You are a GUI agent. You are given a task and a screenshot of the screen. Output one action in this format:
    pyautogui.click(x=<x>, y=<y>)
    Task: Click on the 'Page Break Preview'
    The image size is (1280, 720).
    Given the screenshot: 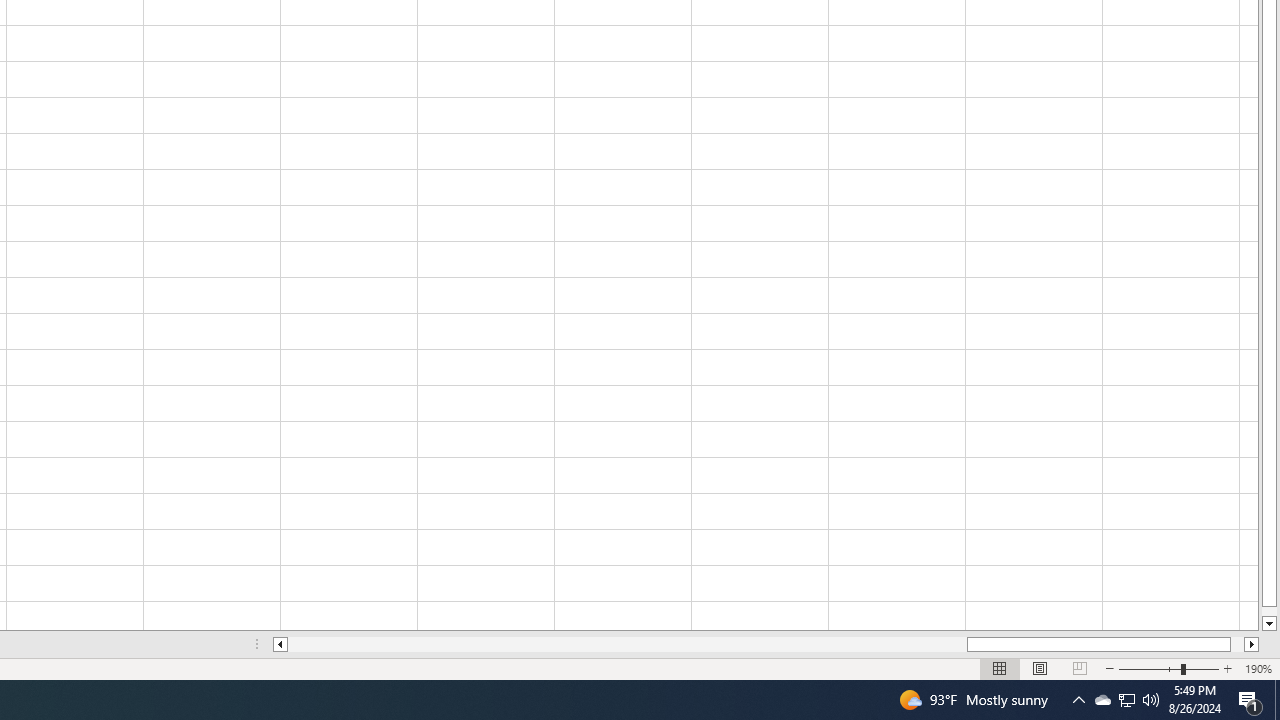 What is the action you would take?
    pyautogui.click(x=1078, y=669)
    